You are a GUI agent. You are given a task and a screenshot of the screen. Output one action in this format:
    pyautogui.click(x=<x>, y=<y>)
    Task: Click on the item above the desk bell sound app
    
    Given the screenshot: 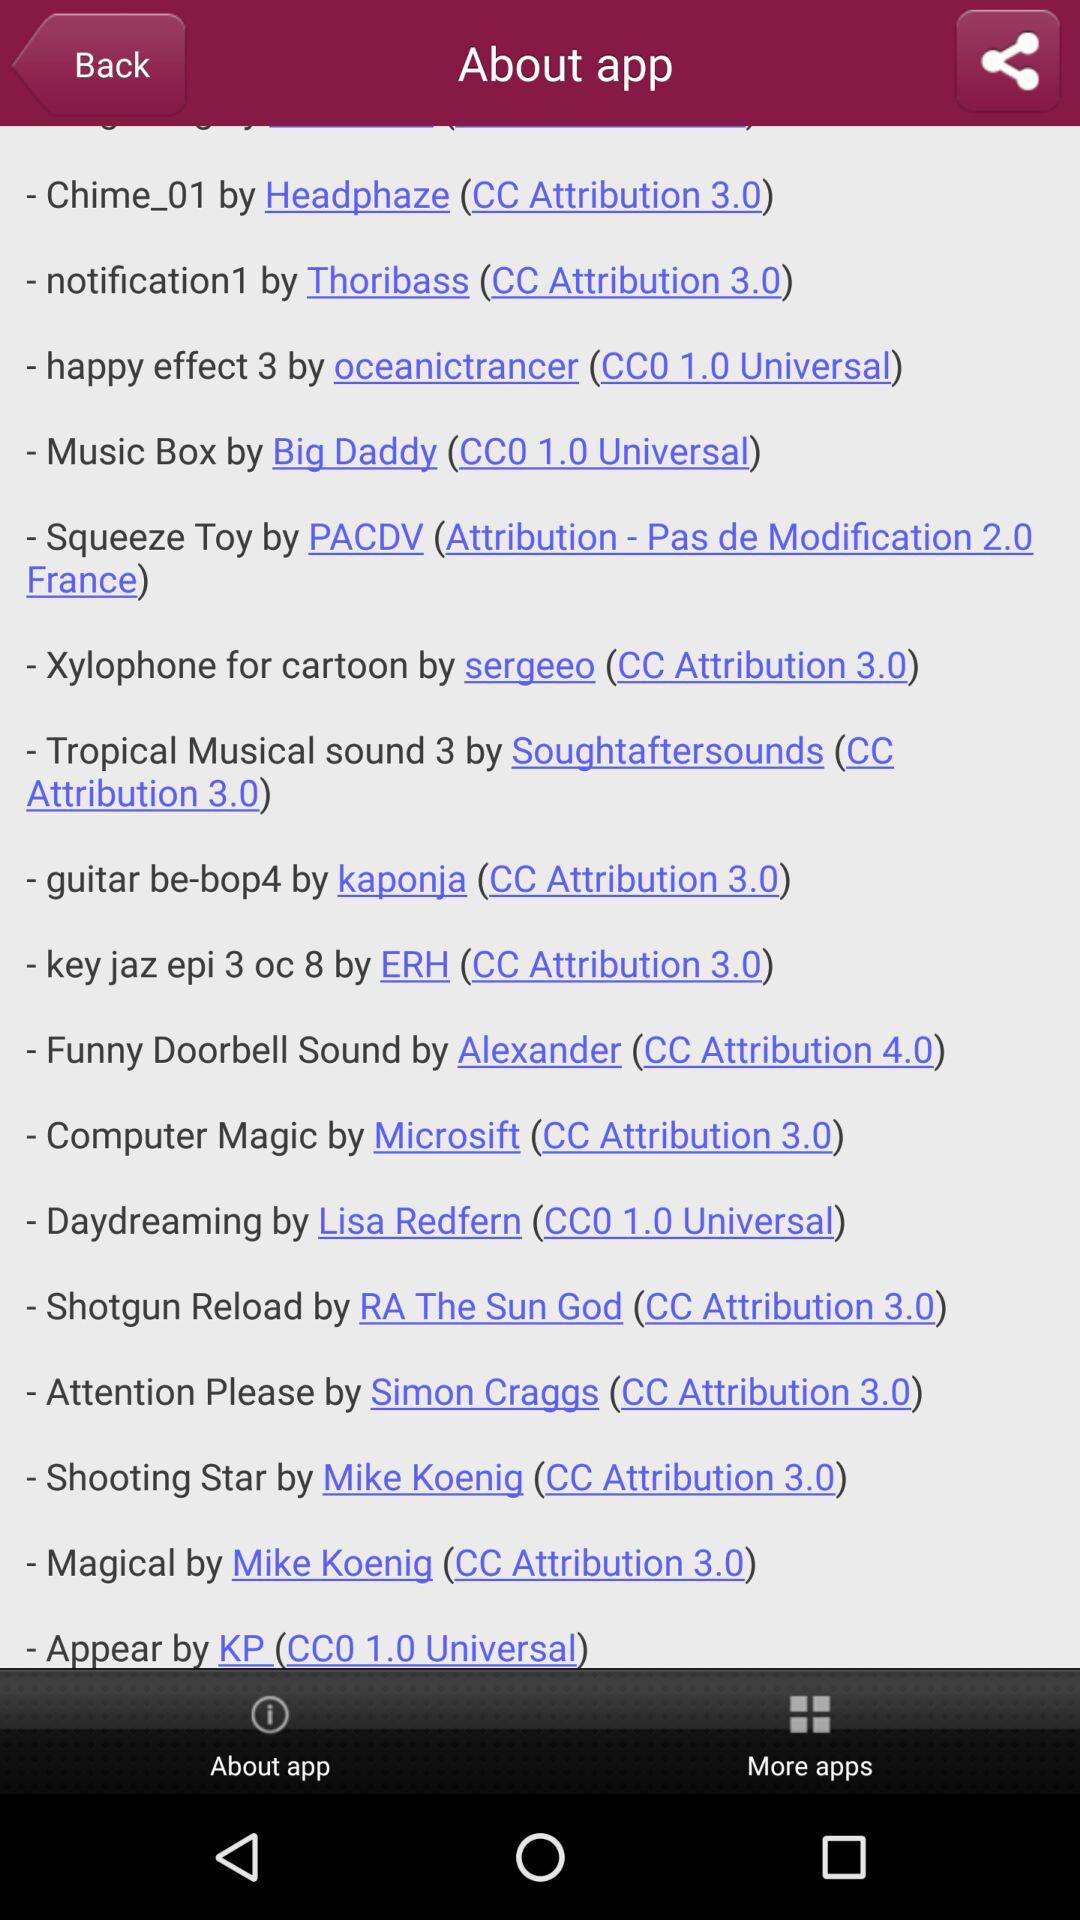 What is the action you would take?
    pyautogui.click(x=1007, y=62)
    